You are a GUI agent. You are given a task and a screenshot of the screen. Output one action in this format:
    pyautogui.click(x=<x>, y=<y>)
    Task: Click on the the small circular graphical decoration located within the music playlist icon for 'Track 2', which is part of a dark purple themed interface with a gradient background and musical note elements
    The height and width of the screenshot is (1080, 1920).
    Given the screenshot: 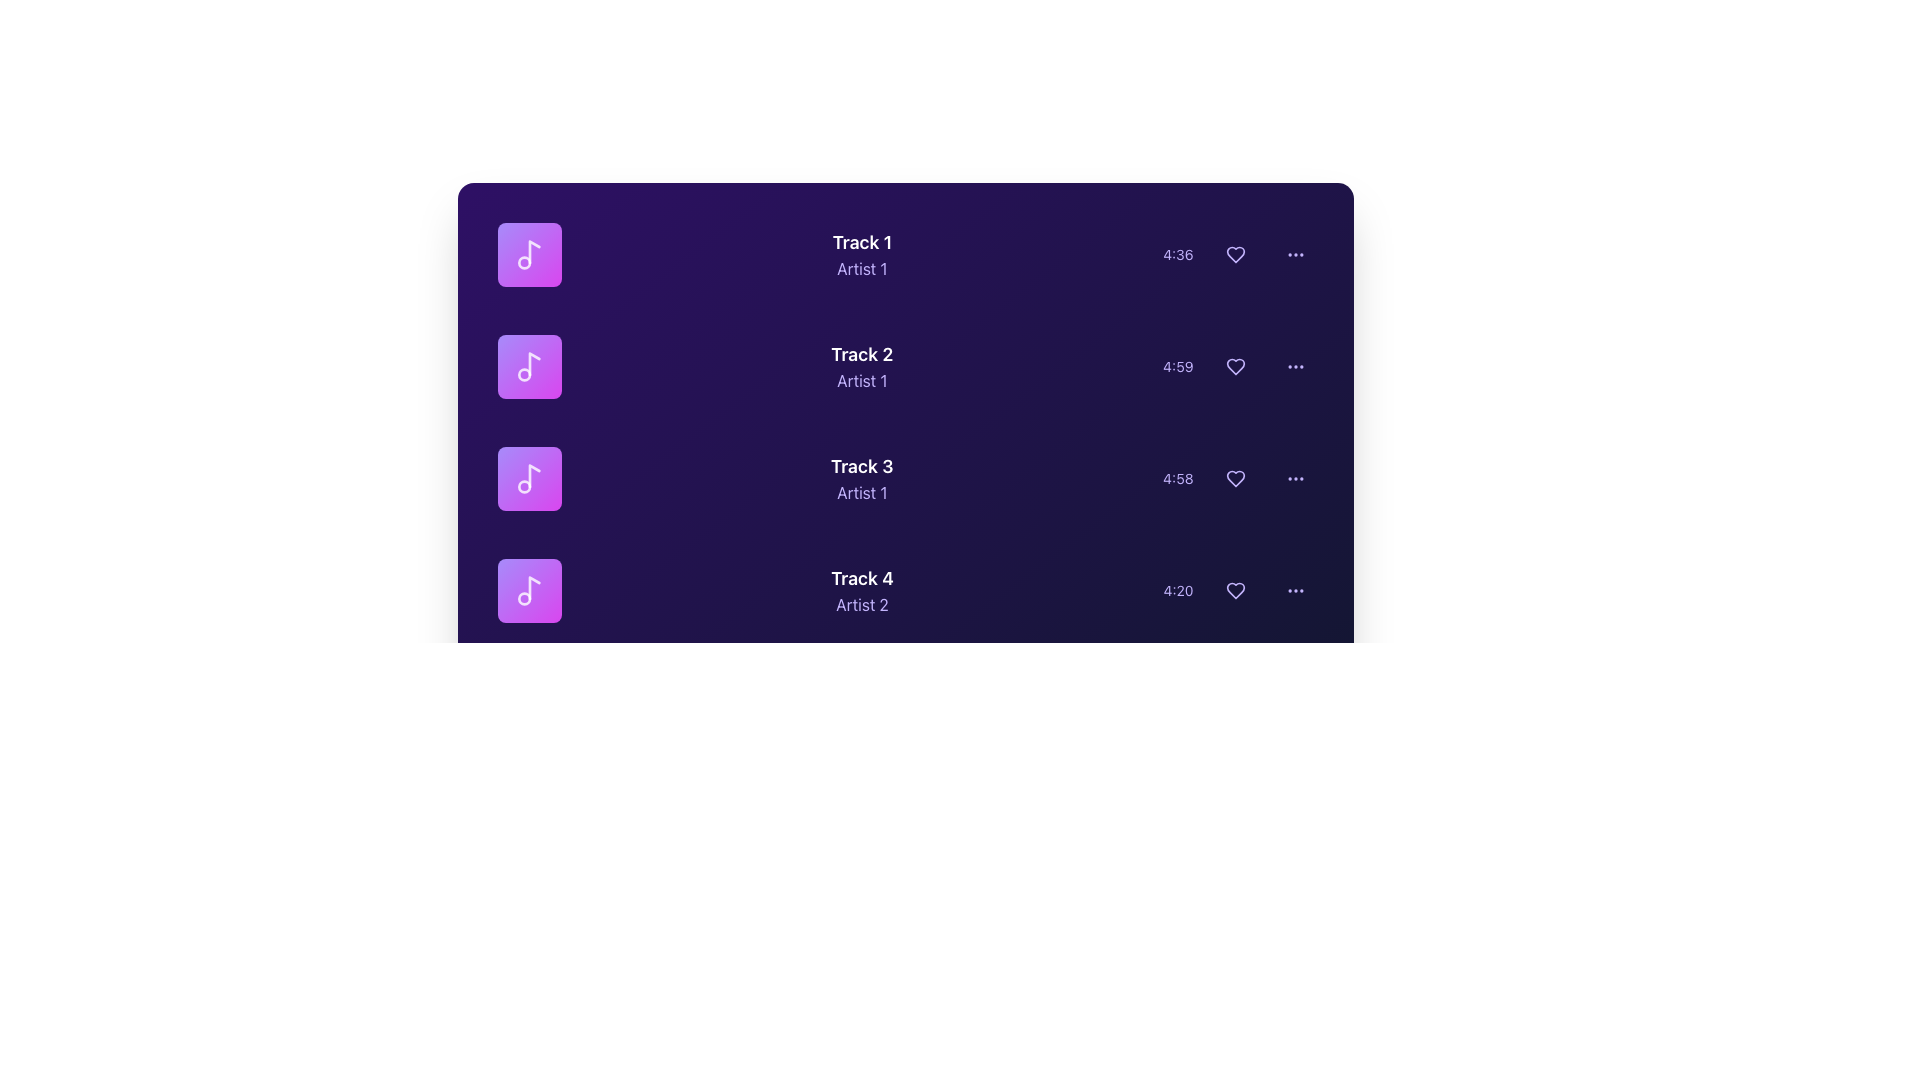 What is the action you would take?
    pyautogui.click(x=524, y=374)
    